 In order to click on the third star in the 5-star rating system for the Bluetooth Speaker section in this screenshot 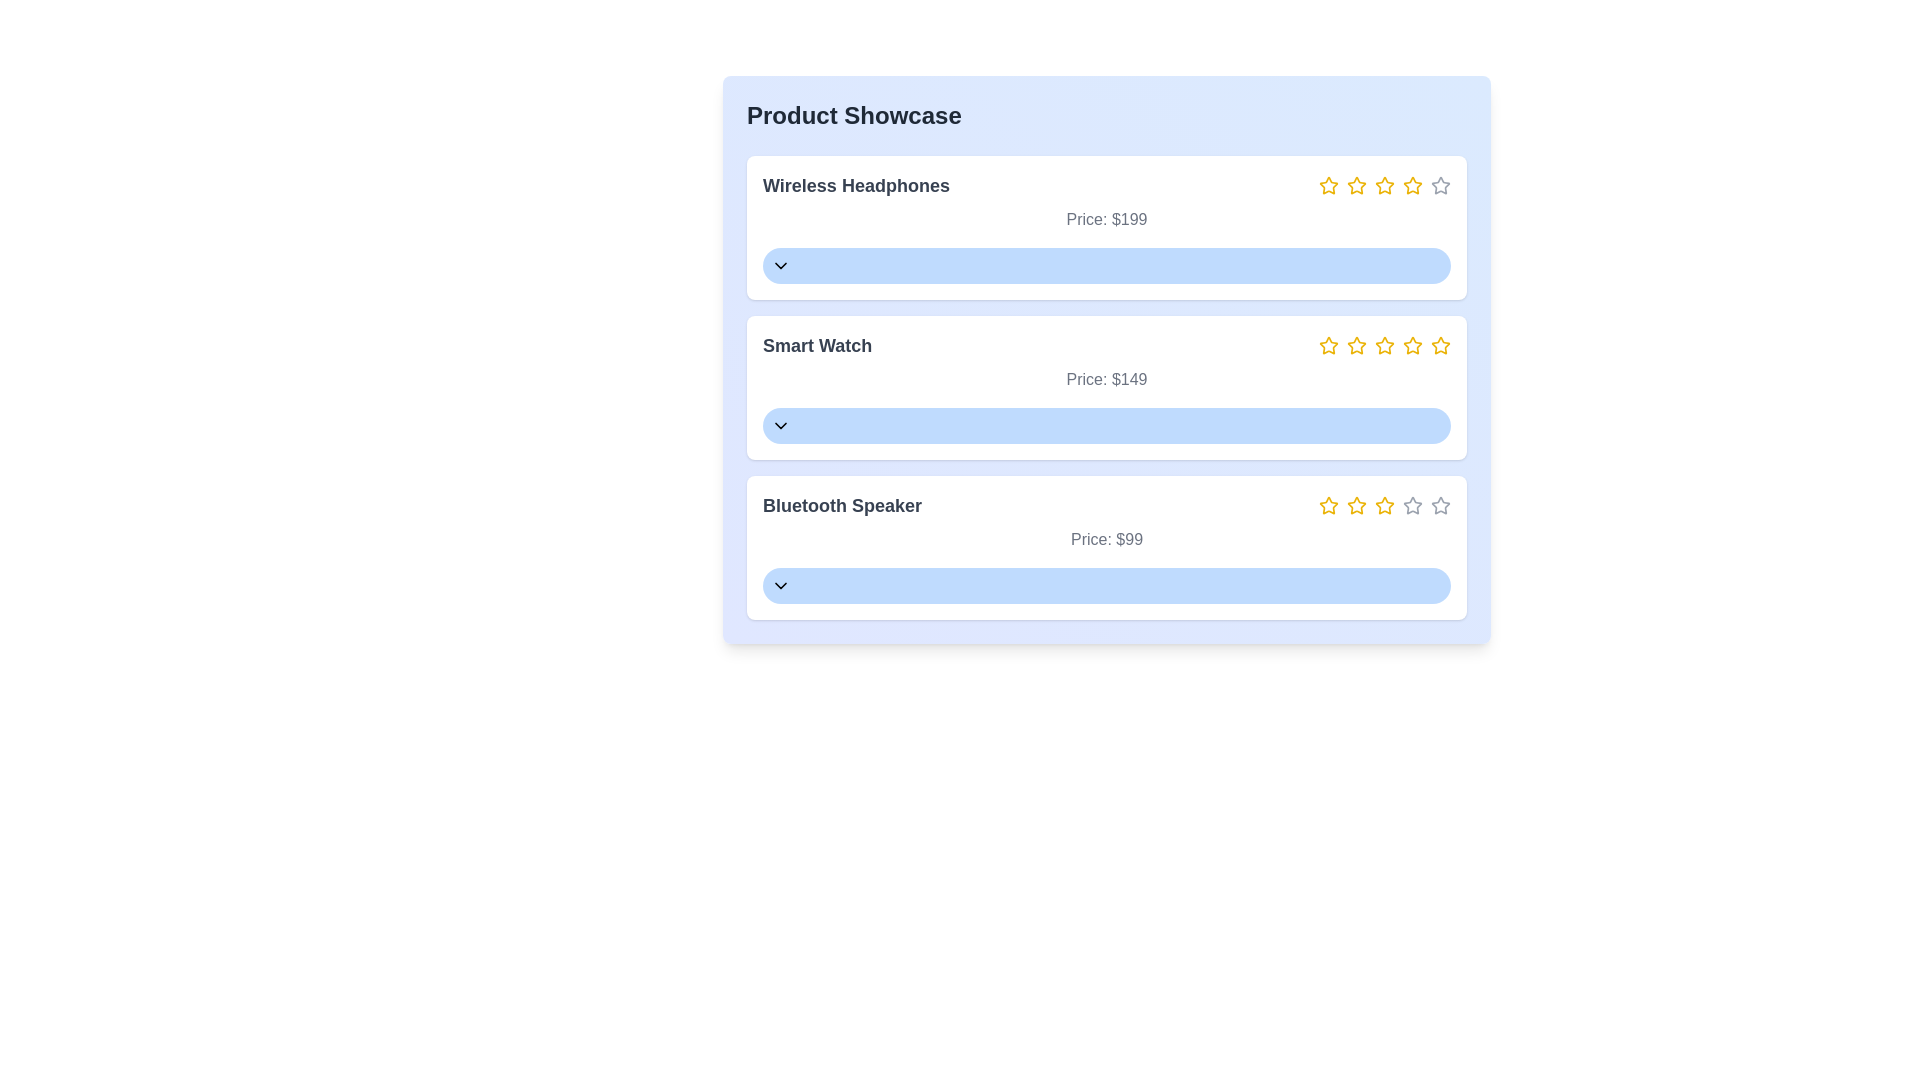, I will do `click(1384, 504)`.